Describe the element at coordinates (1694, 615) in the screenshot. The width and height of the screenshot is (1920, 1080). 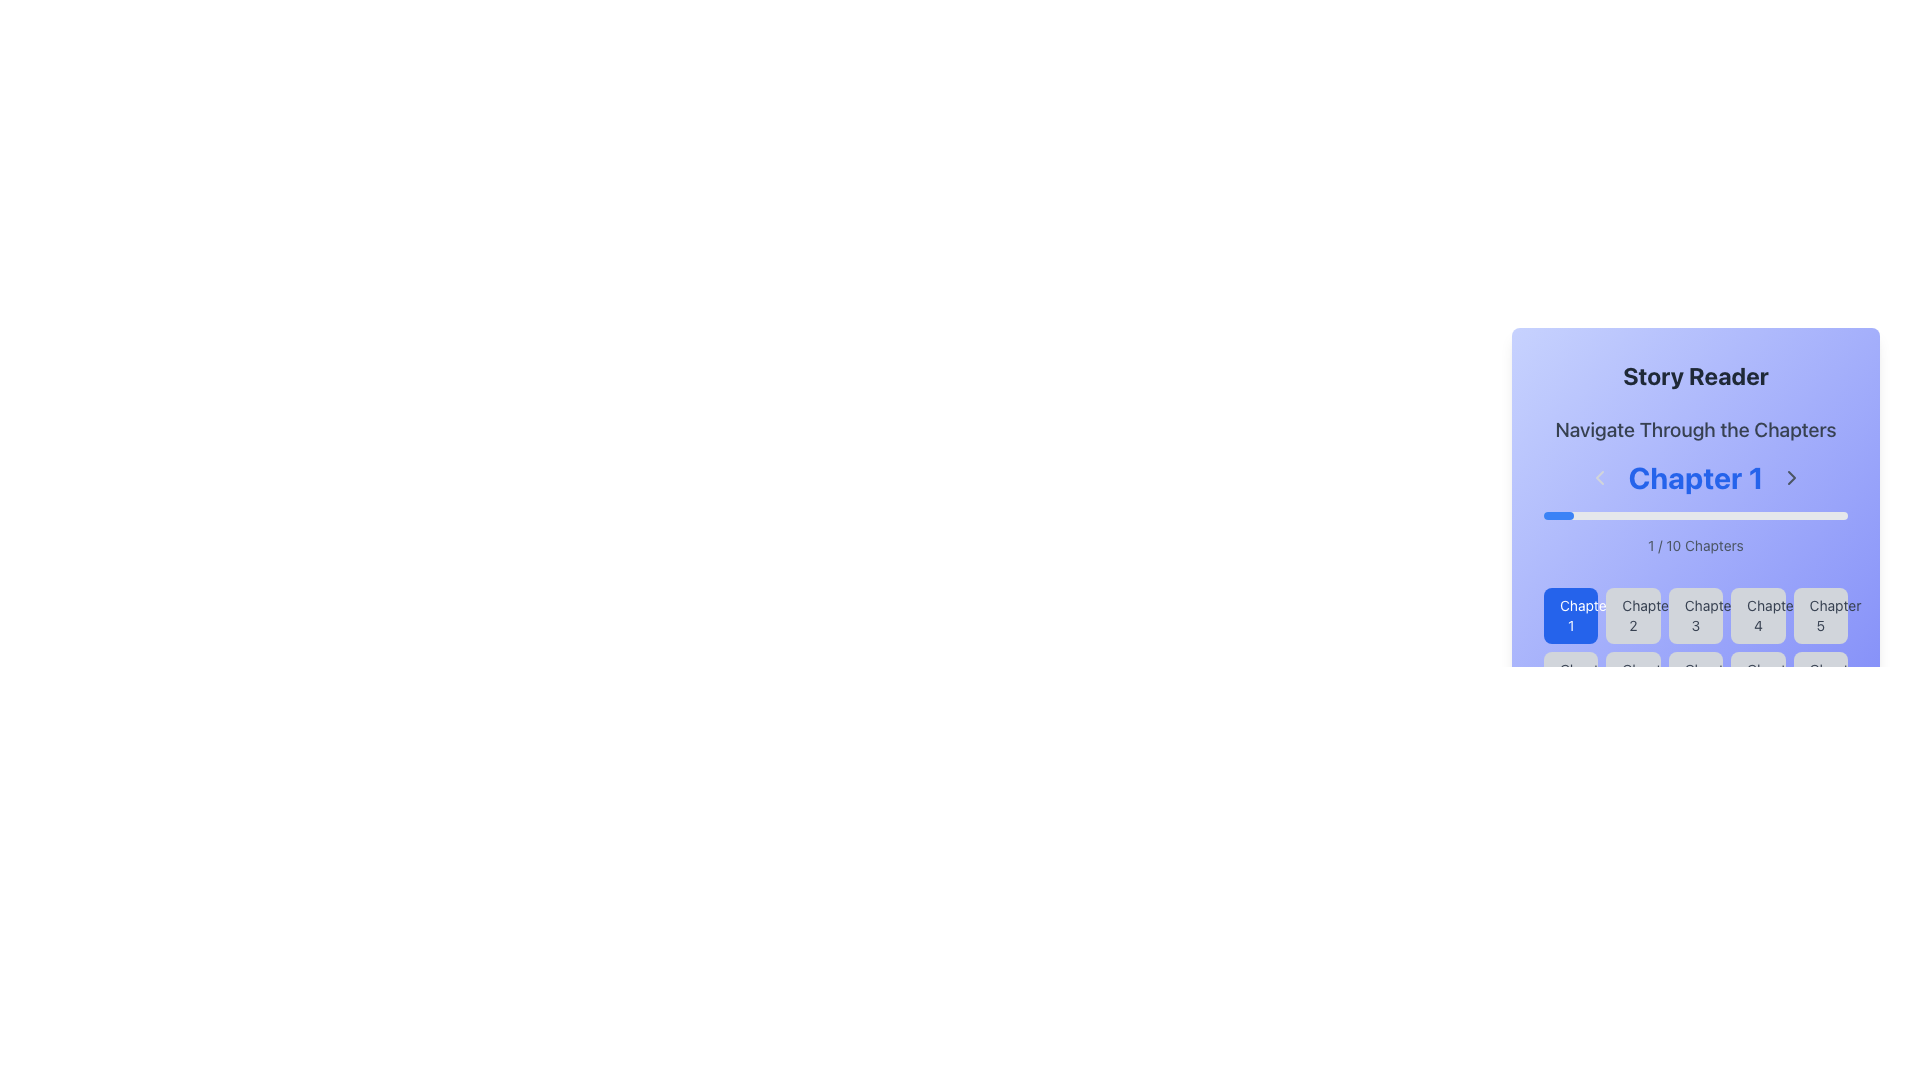
I see `the Chapter 3 navigation button` at that location.